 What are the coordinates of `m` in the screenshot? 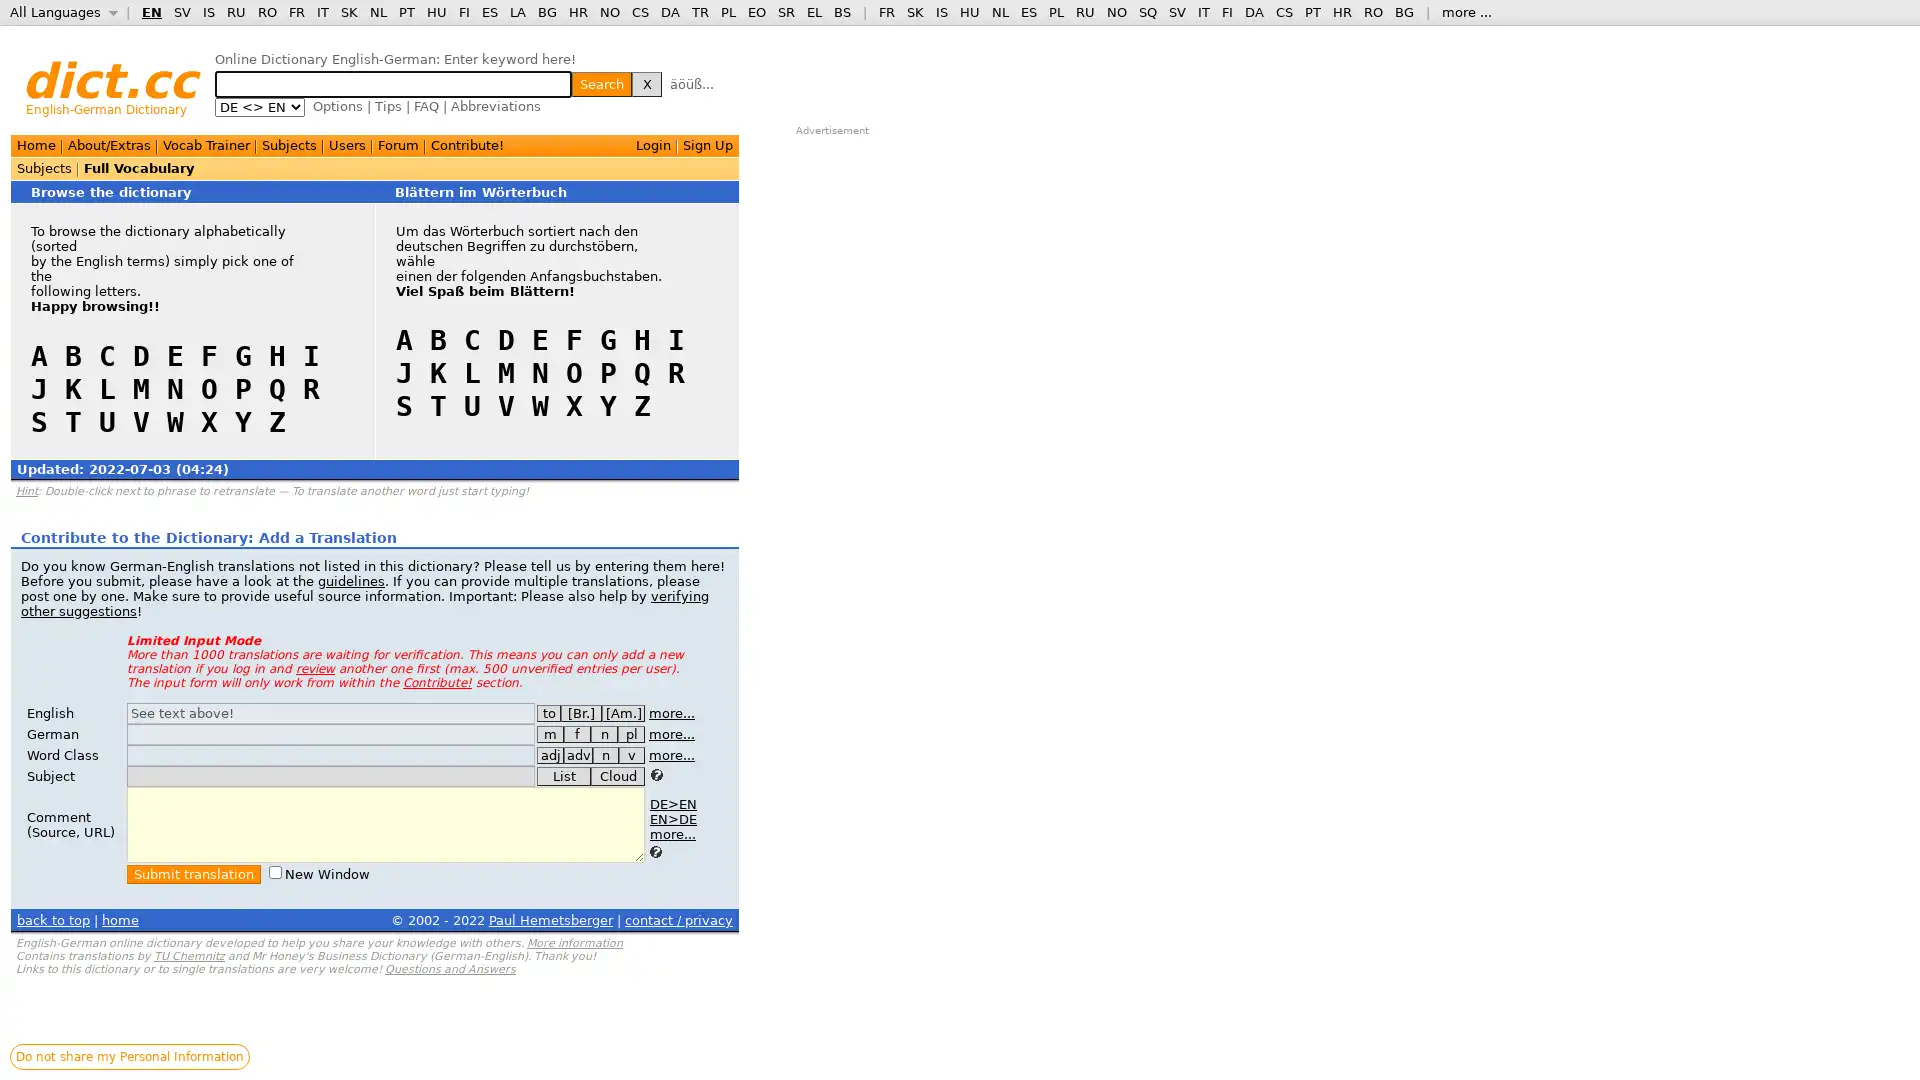 It's located at (550, 734).